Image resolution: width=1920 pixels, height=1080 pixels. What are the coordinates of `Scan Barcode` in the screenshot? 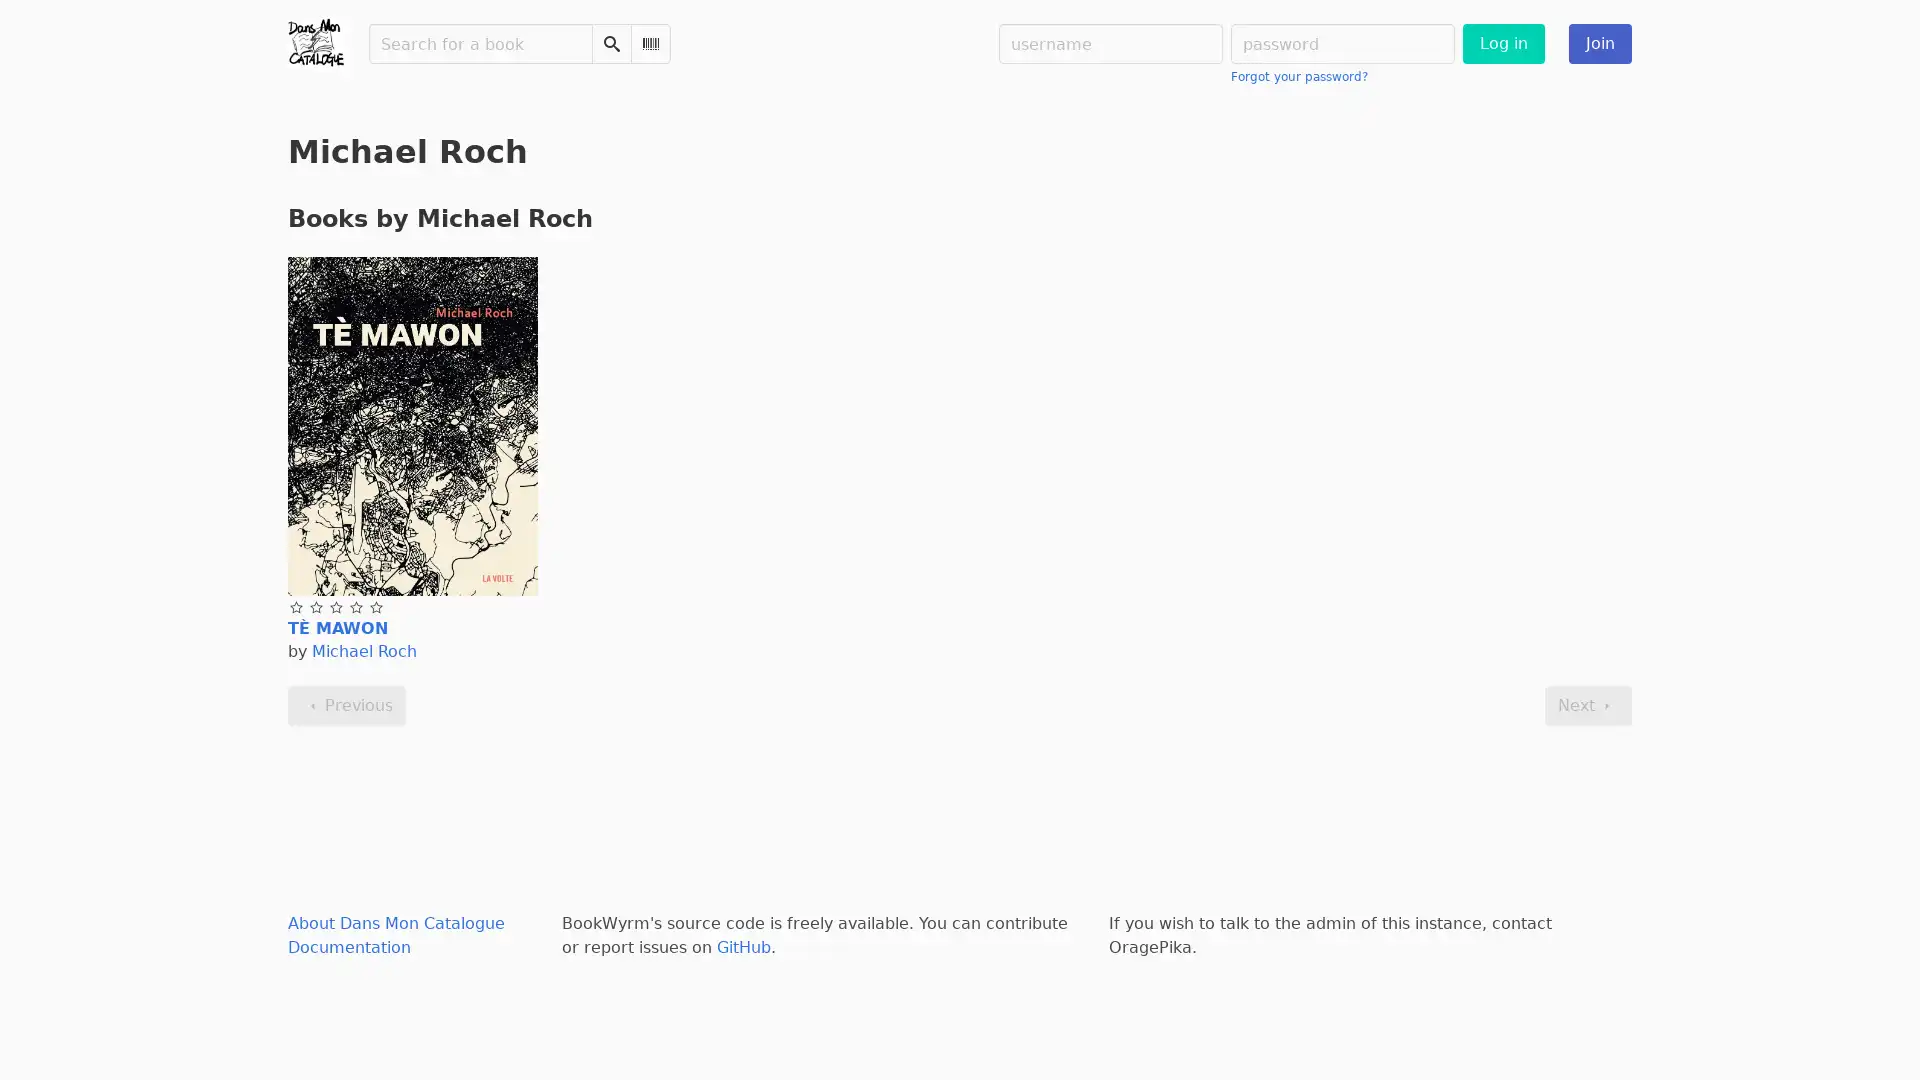 It's located at (651, 43).